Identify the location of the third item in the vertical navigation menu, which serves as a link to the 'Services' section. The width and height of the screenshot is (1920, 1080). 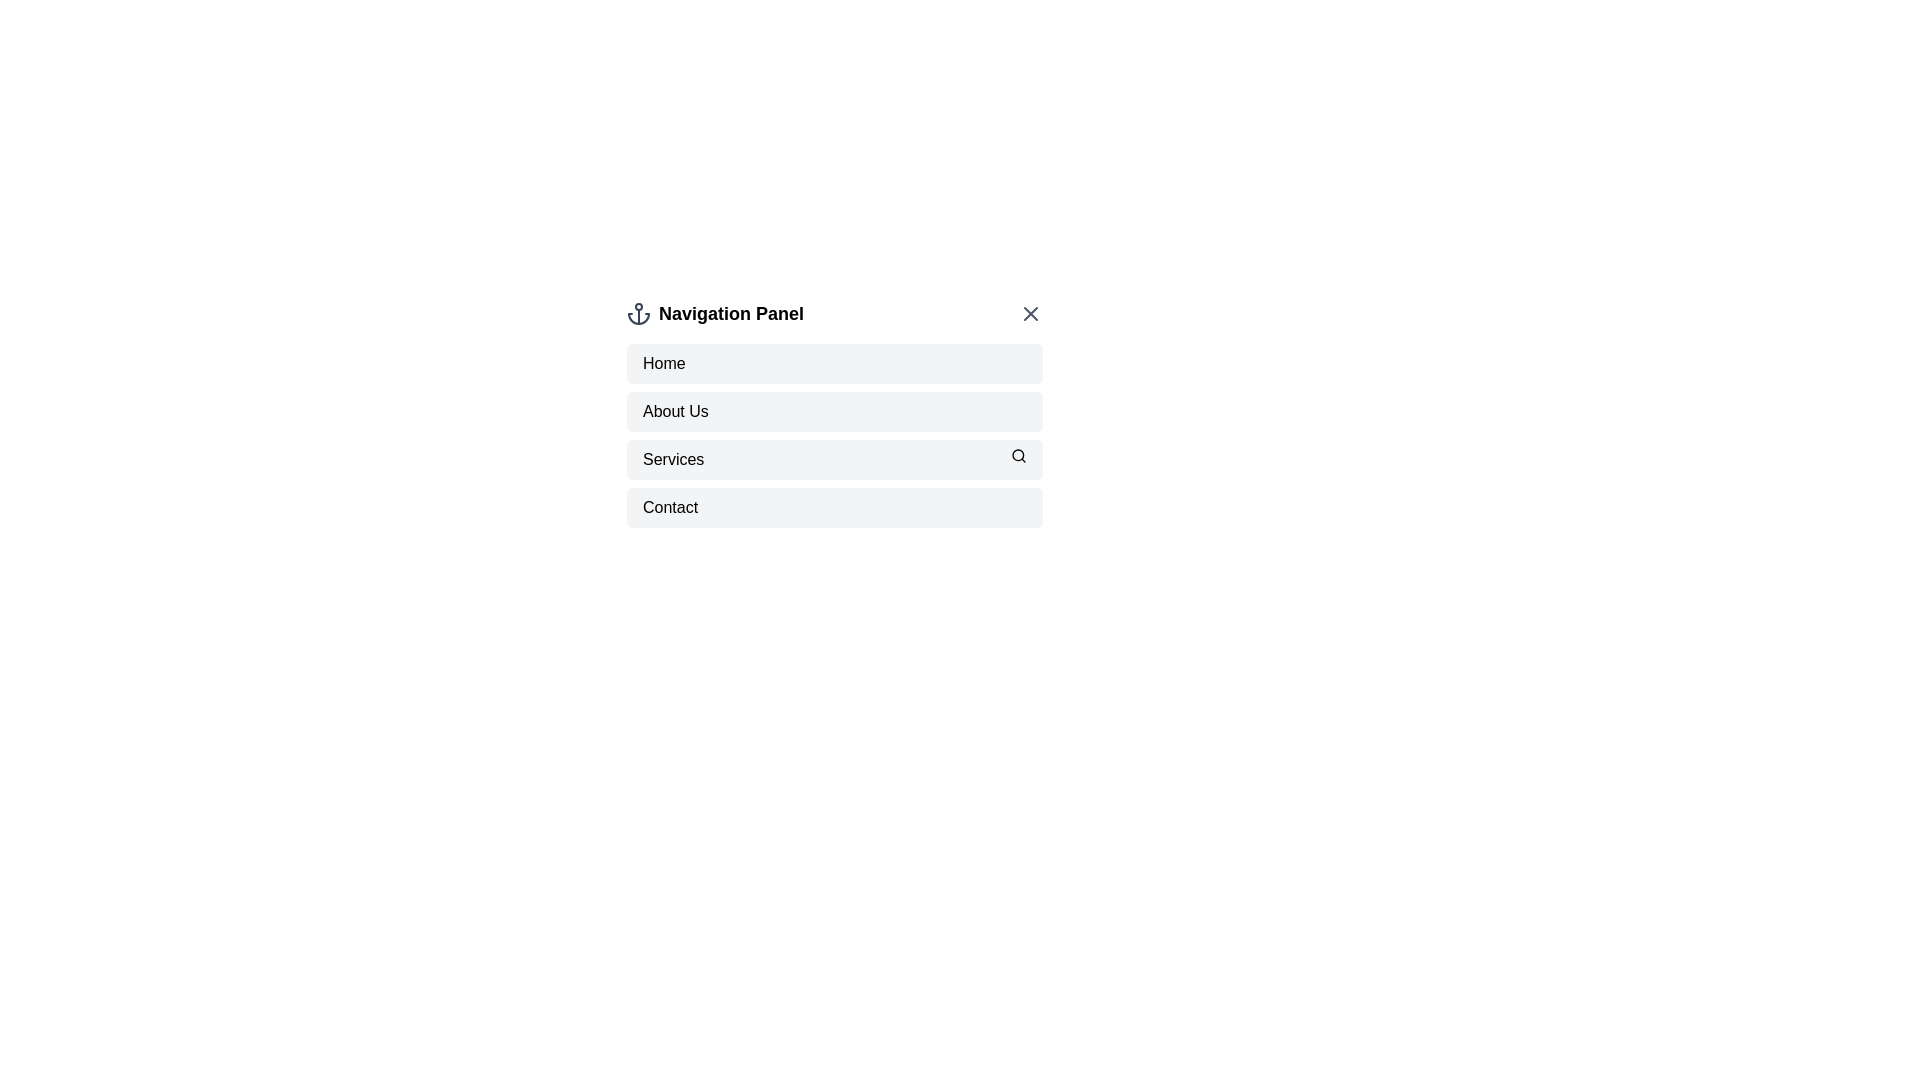
(835, 459).